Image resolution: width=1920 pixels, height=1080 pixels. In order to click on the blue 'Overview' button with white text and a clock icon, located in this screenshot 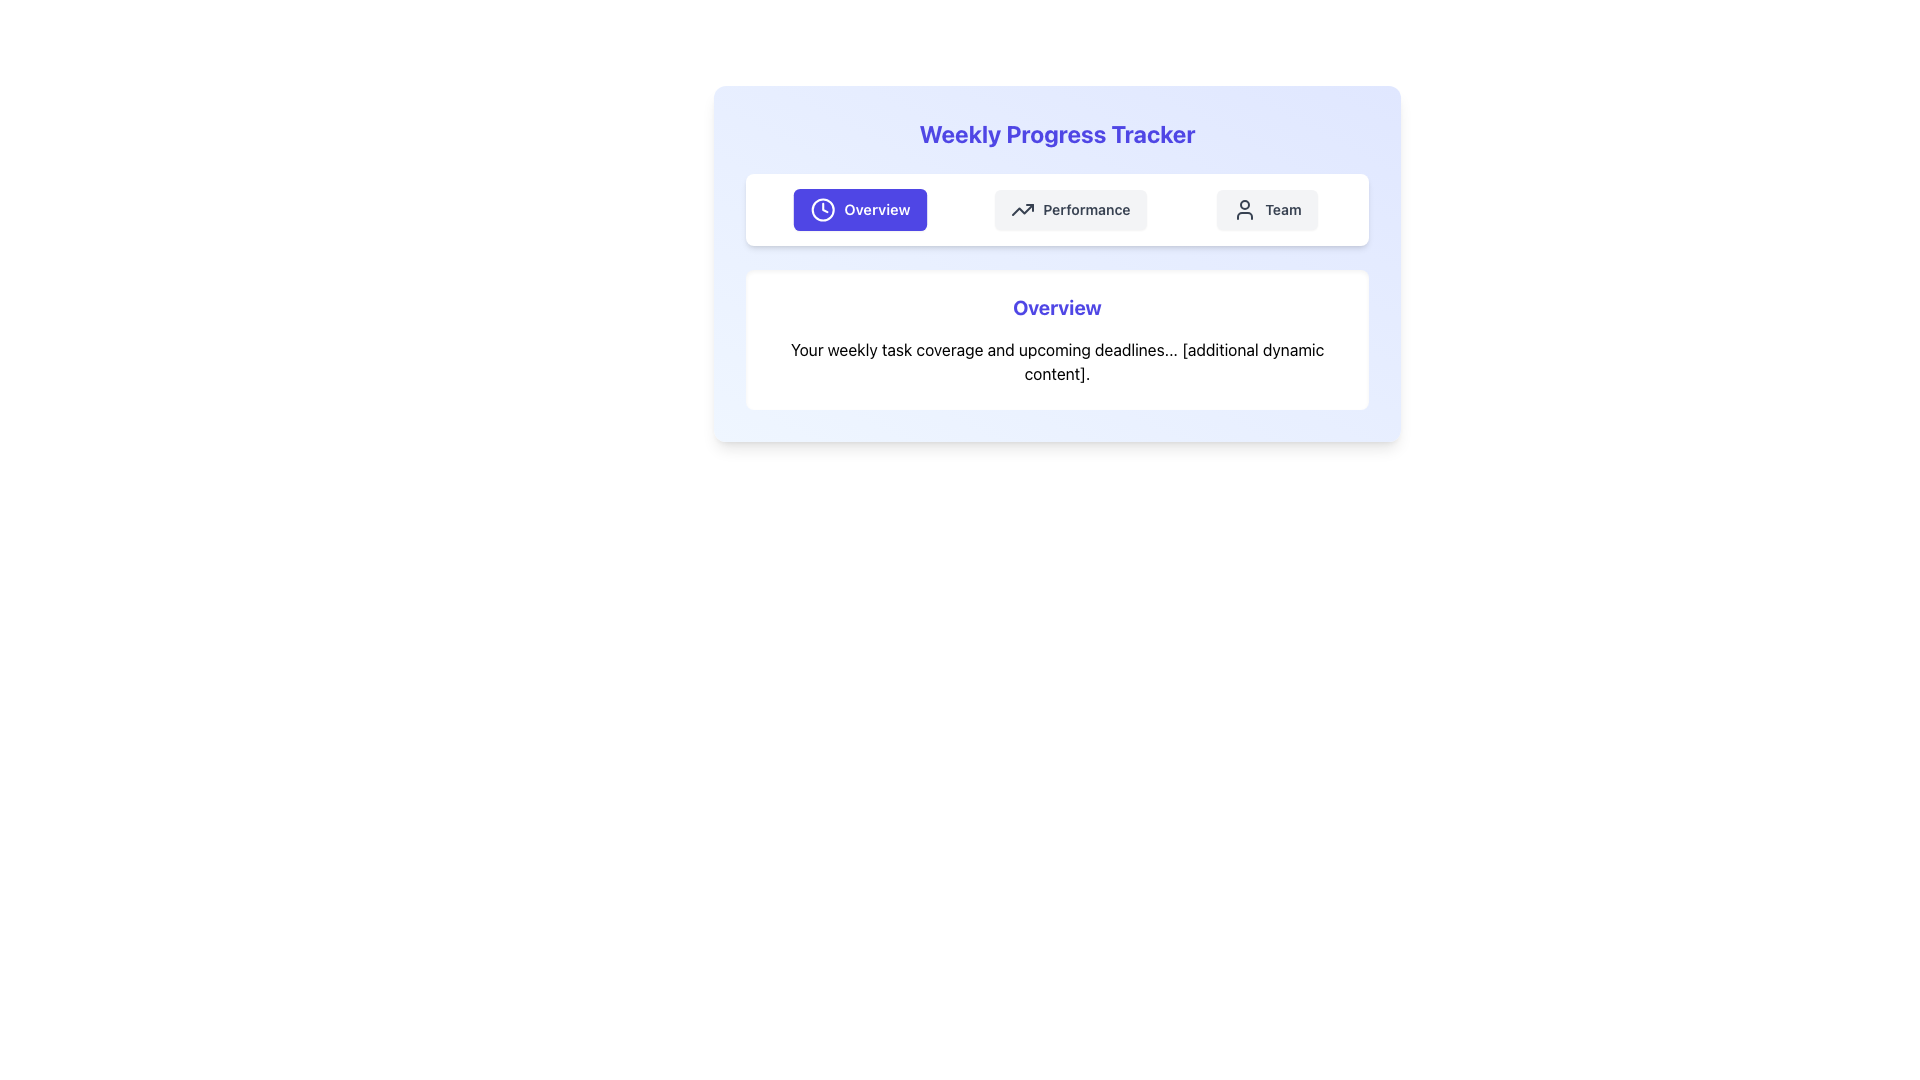, I will do `click(860, 209)`.